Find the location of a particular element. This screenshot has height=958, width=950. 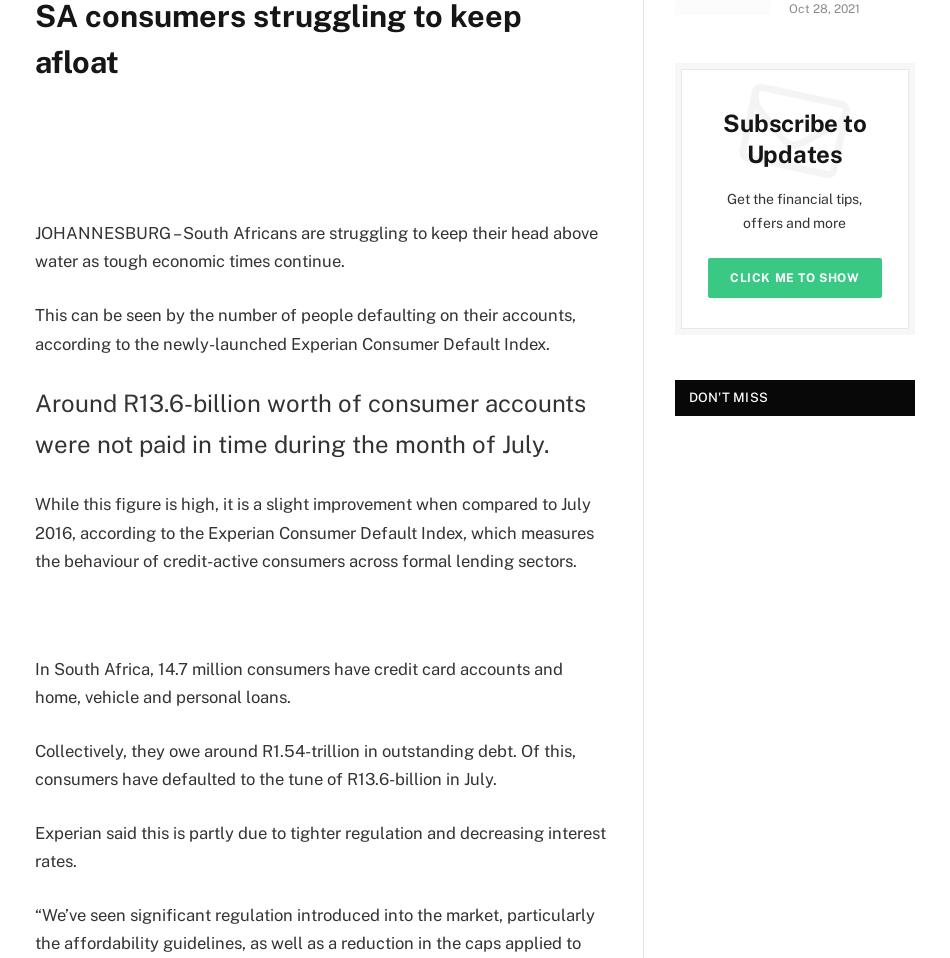

'Get the financial tips, offers and more' is located at coordinates (793, 210).